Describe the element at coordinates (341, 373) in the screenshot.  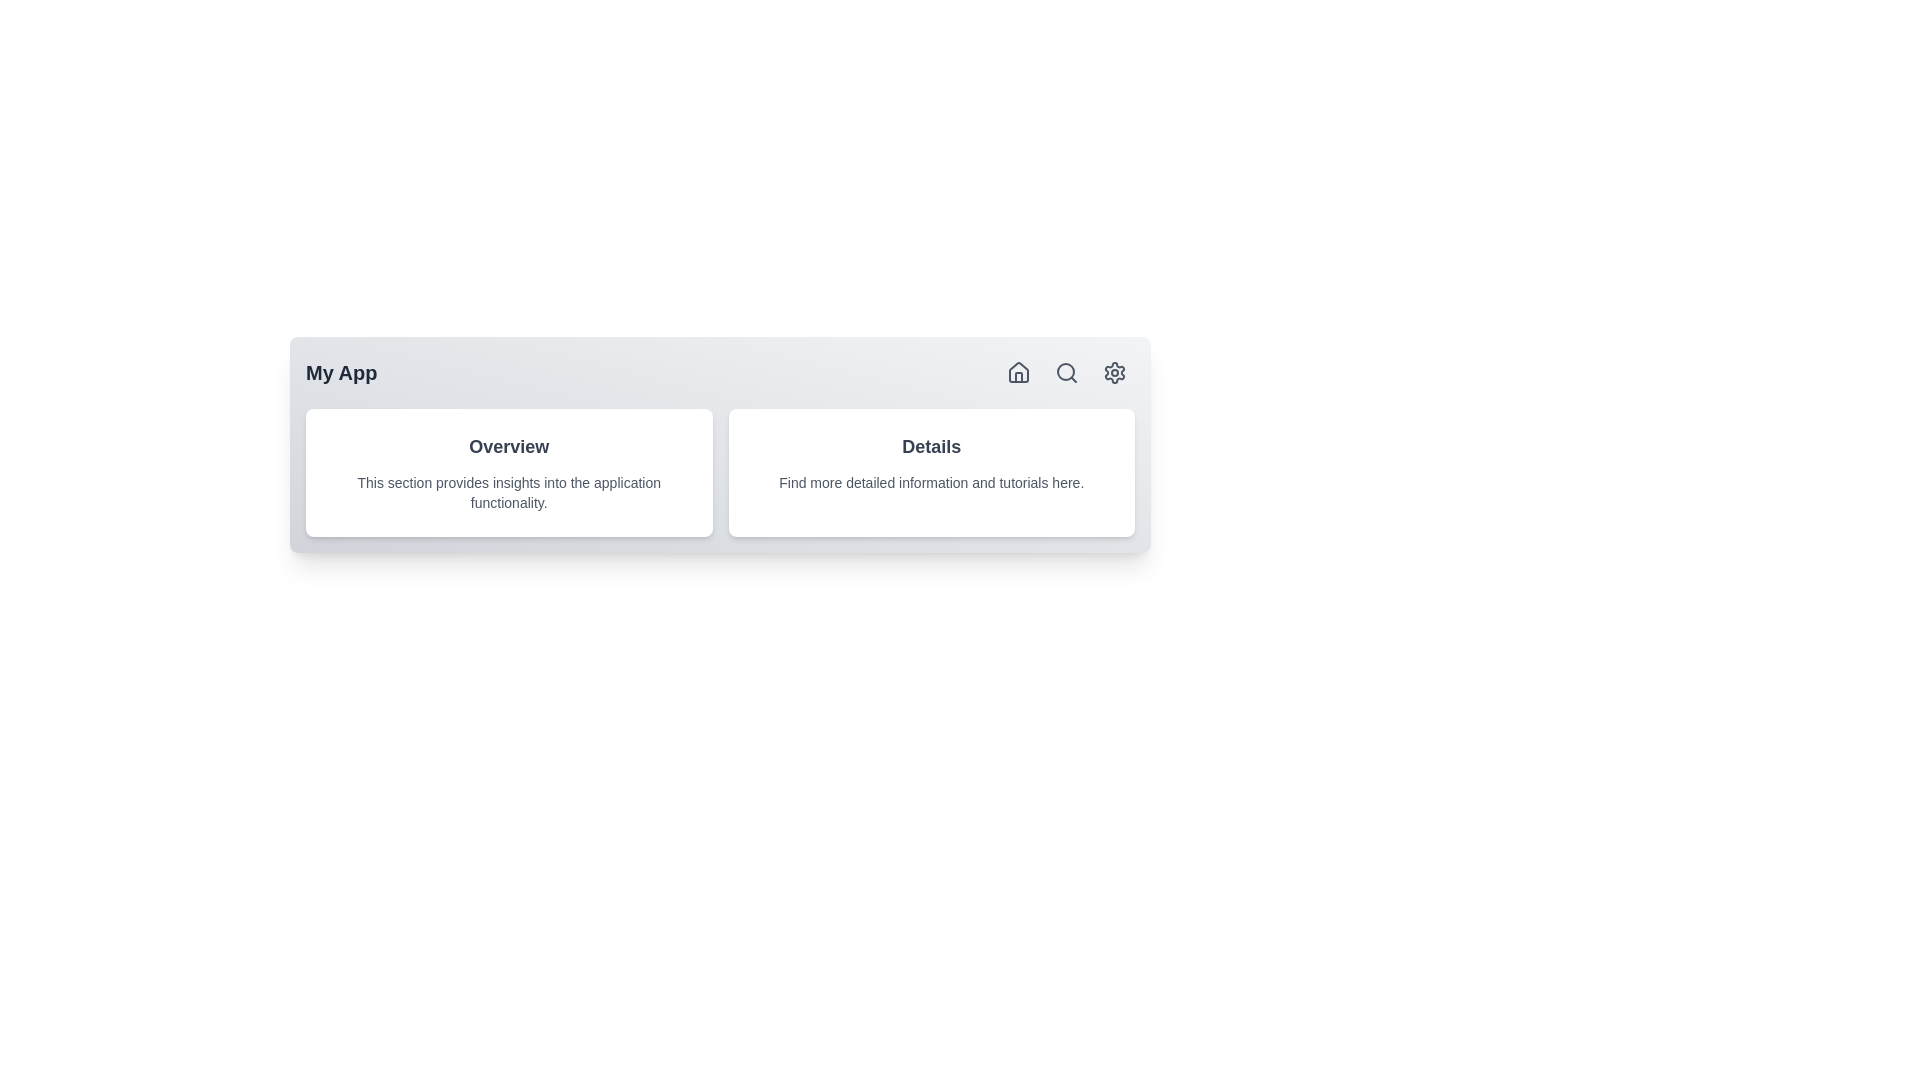
I see `the branding label located at the top-left corner of the application interface` at that location.